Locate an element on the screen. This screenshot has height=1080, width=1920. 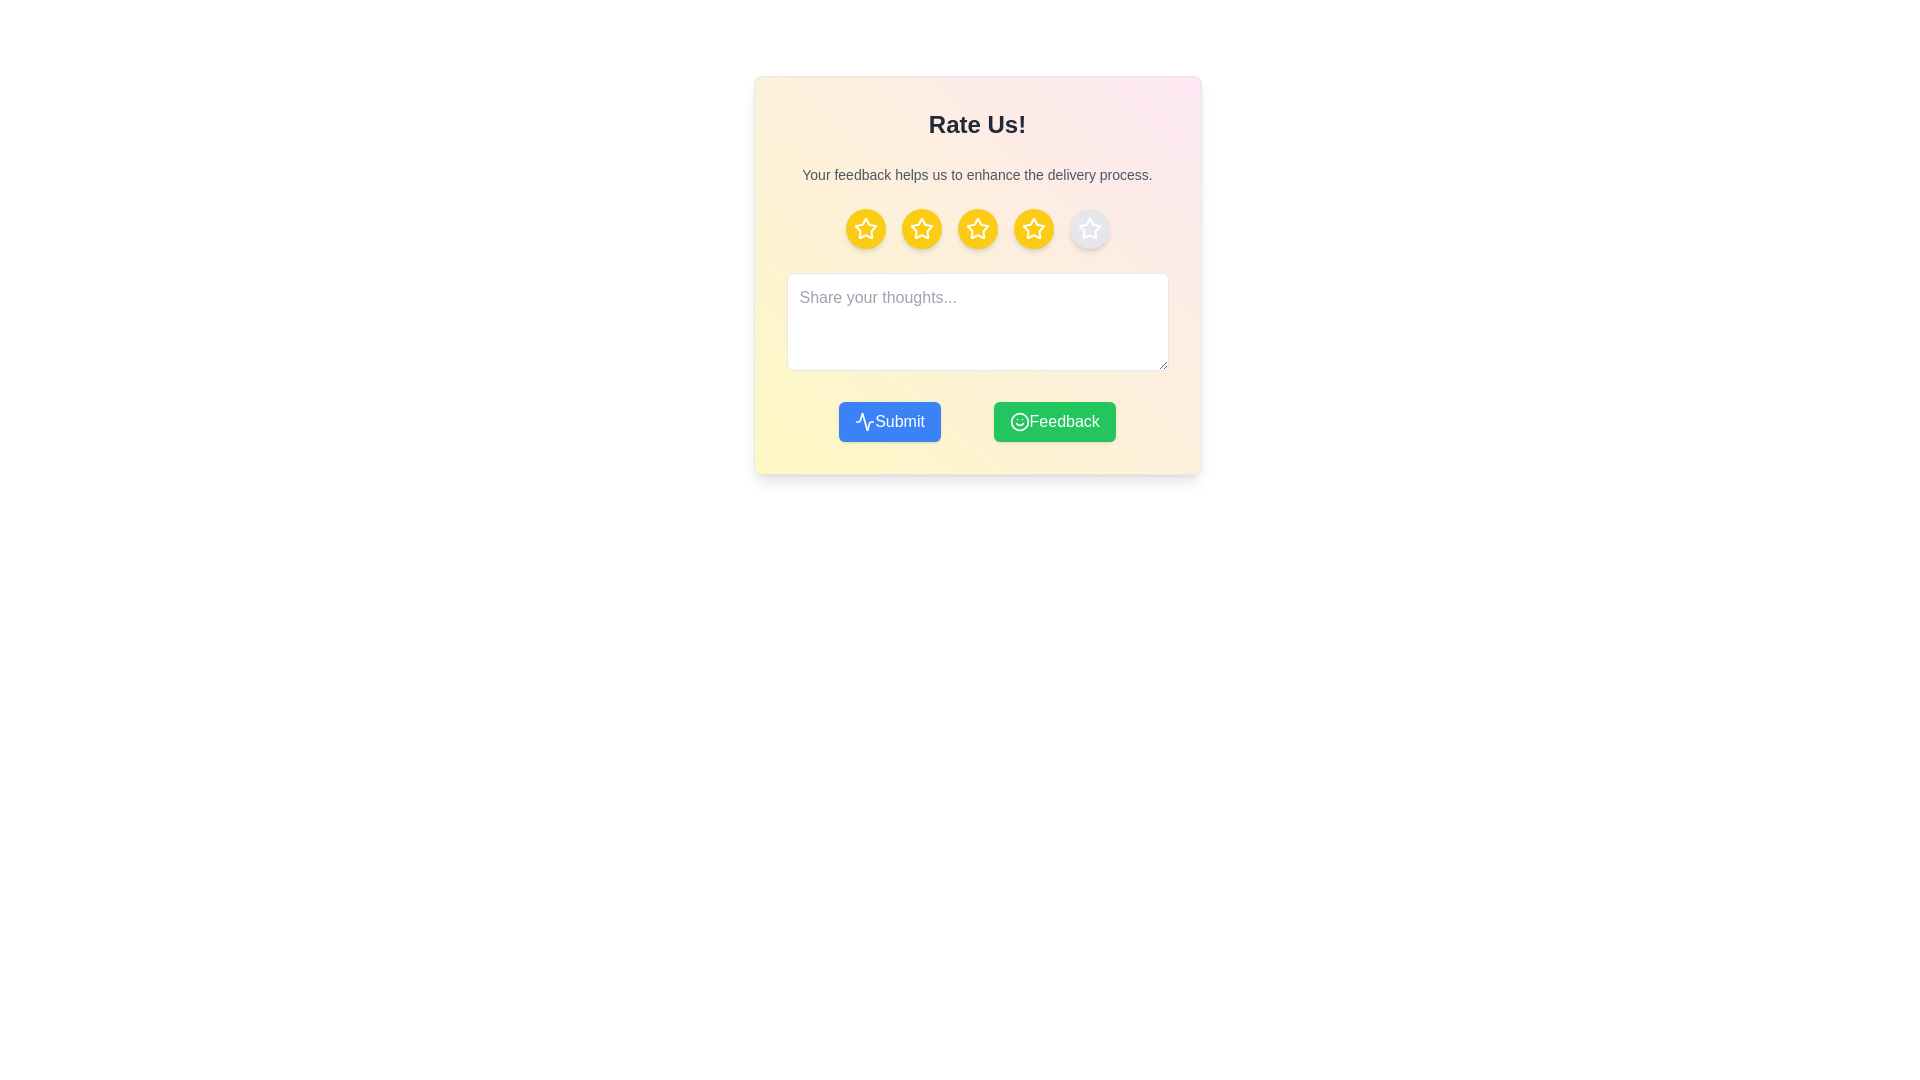
the rating to 4 stars by clicking on the corresponding star is located at coordinates (1033, 227).